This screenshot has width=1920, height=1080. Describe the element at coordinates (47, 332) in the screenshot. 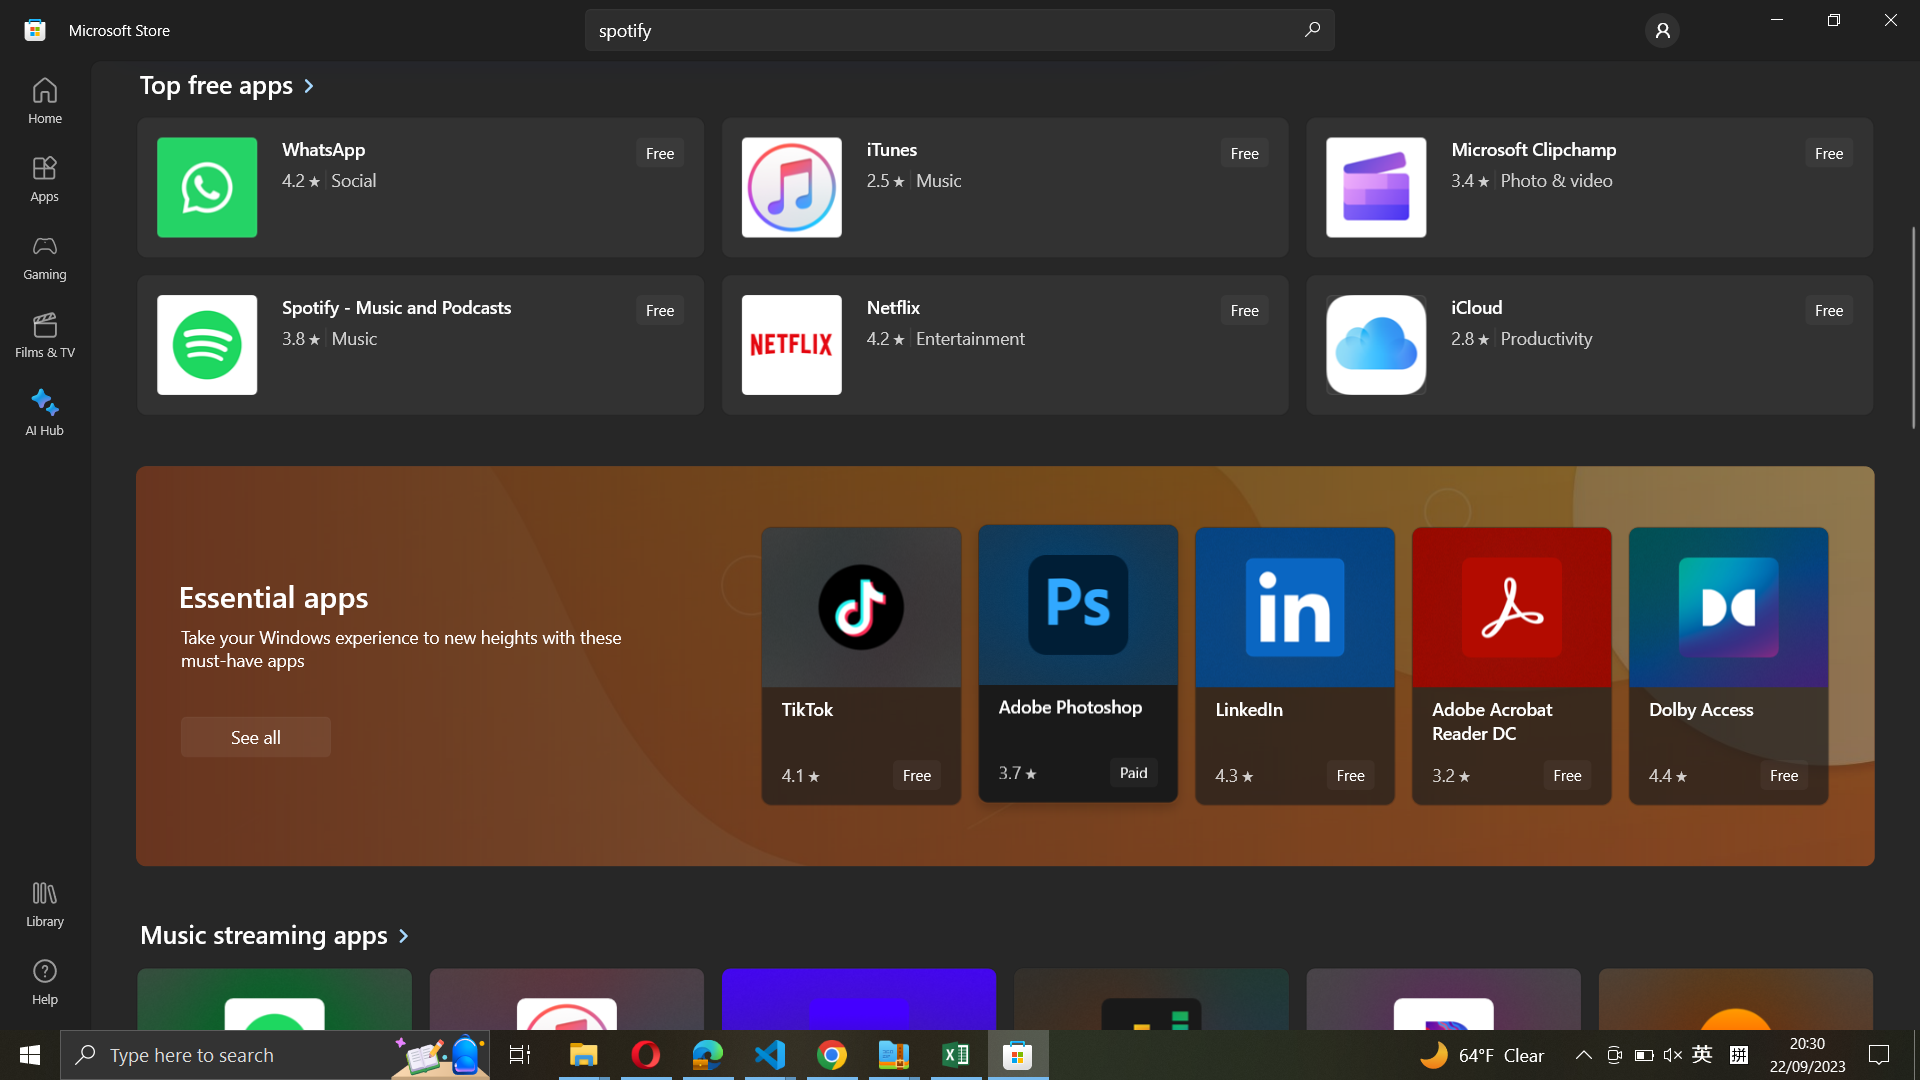

I see `Start Films & TV` at that location.